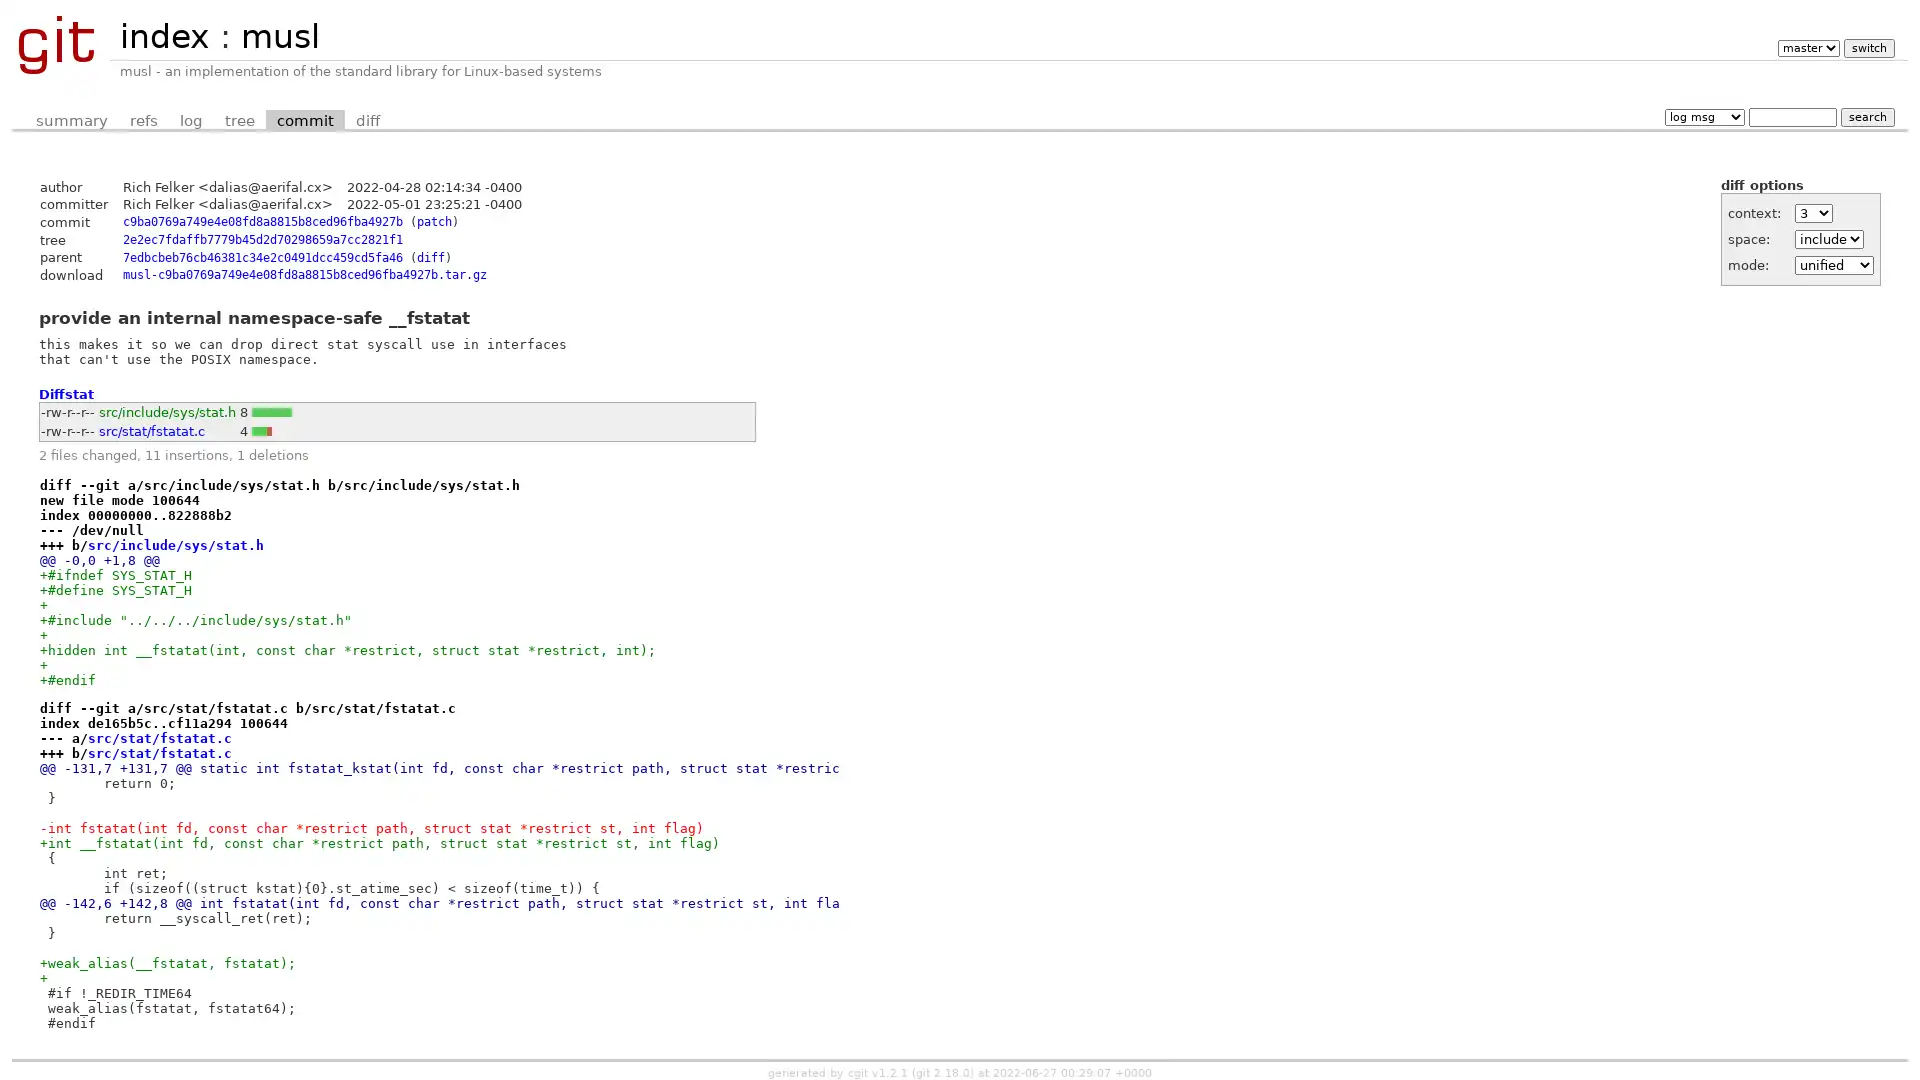 The height and width of the screenshot is (1080, 1920). Describe the element at coordinates (1866, 116) in the screenshot. I see `search` at that location.